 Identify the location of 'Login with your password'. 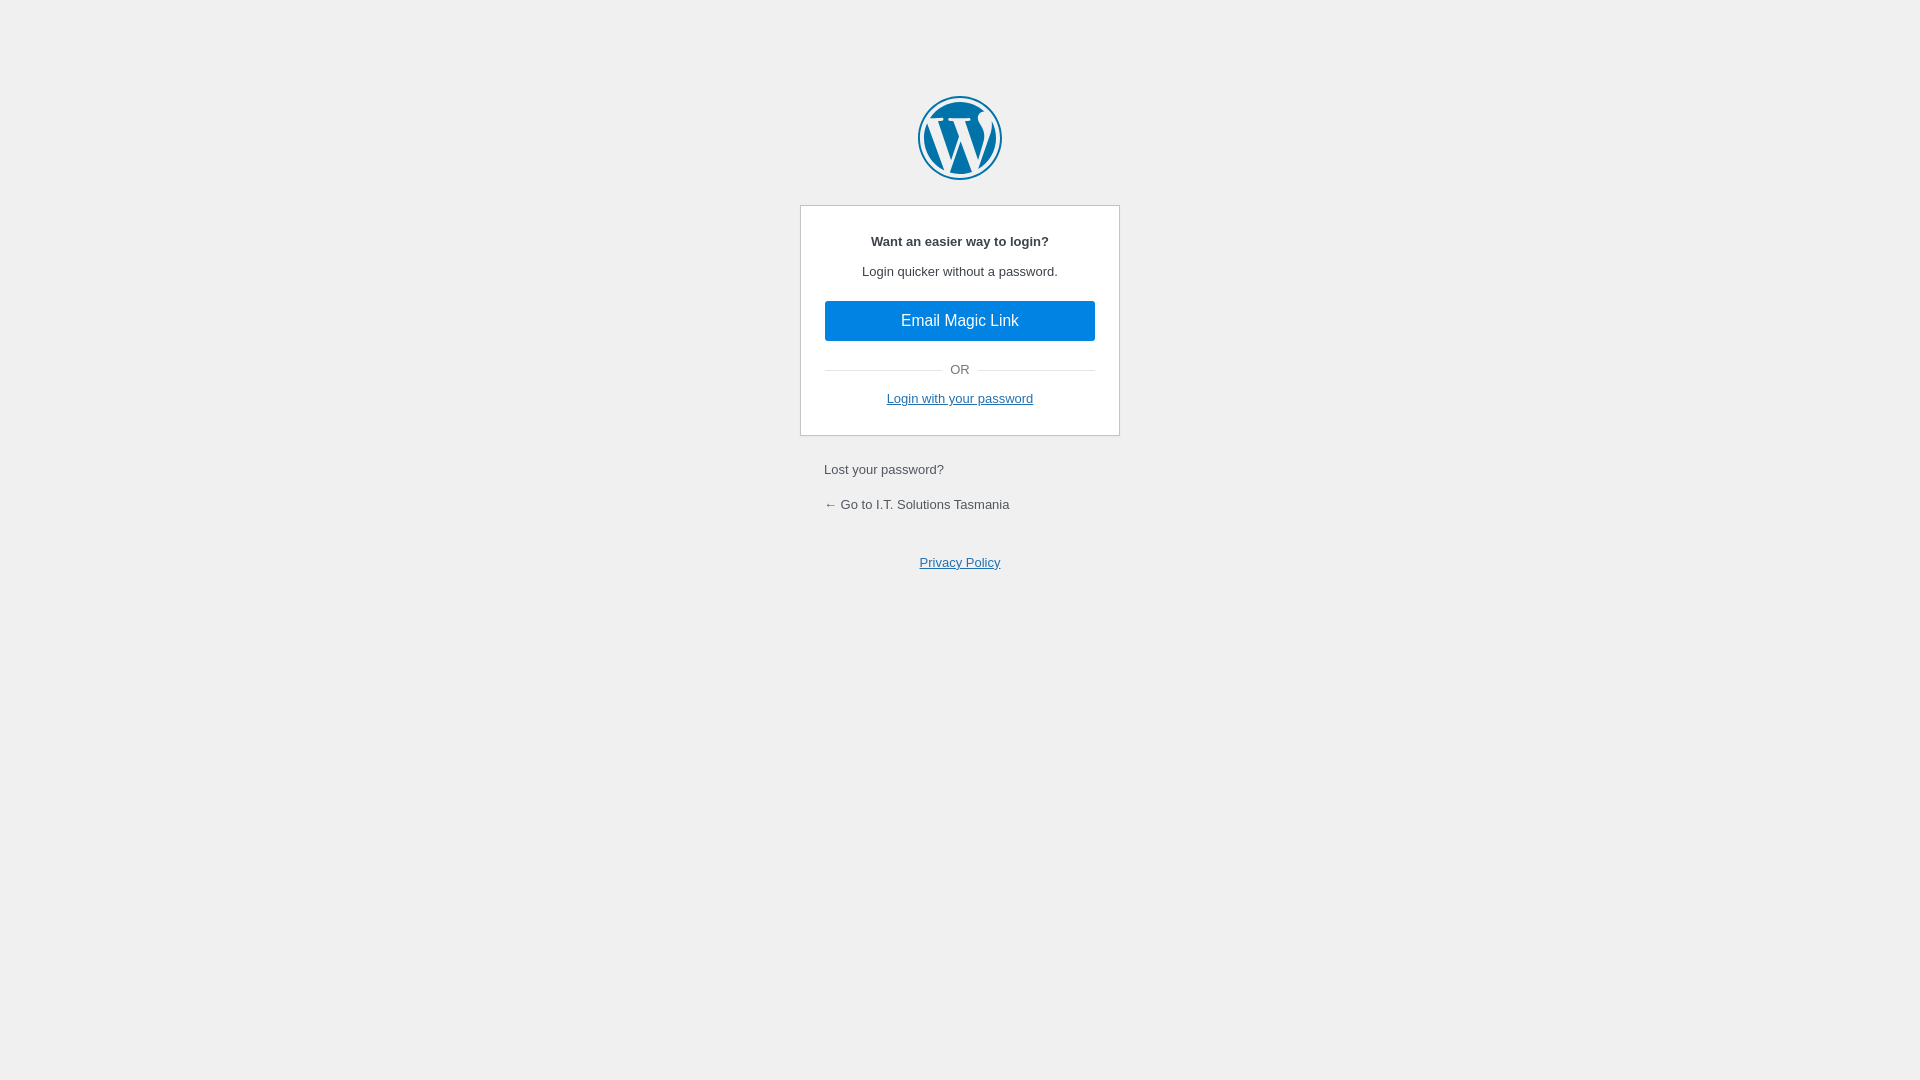
(960, 398).